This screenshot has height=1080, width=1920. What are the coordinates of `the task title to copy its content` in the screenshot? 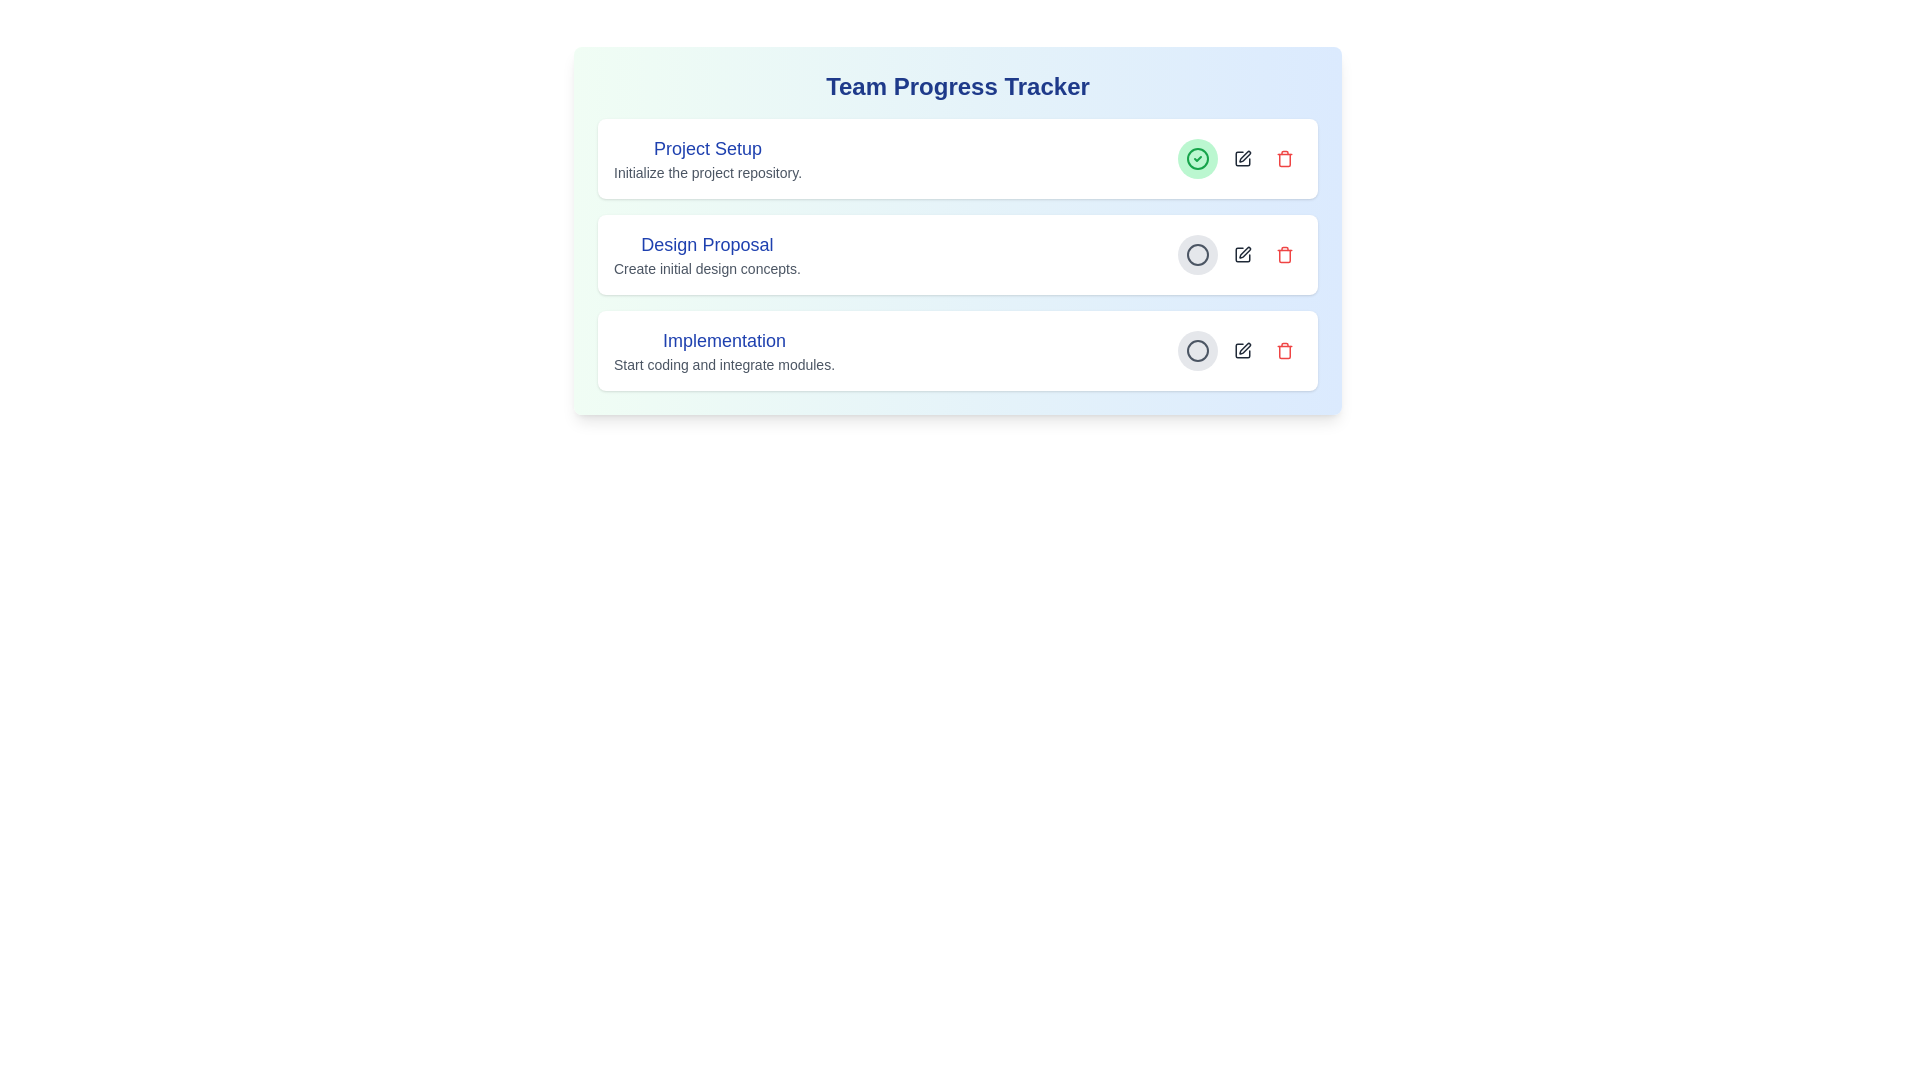 It's located at (708, 148).